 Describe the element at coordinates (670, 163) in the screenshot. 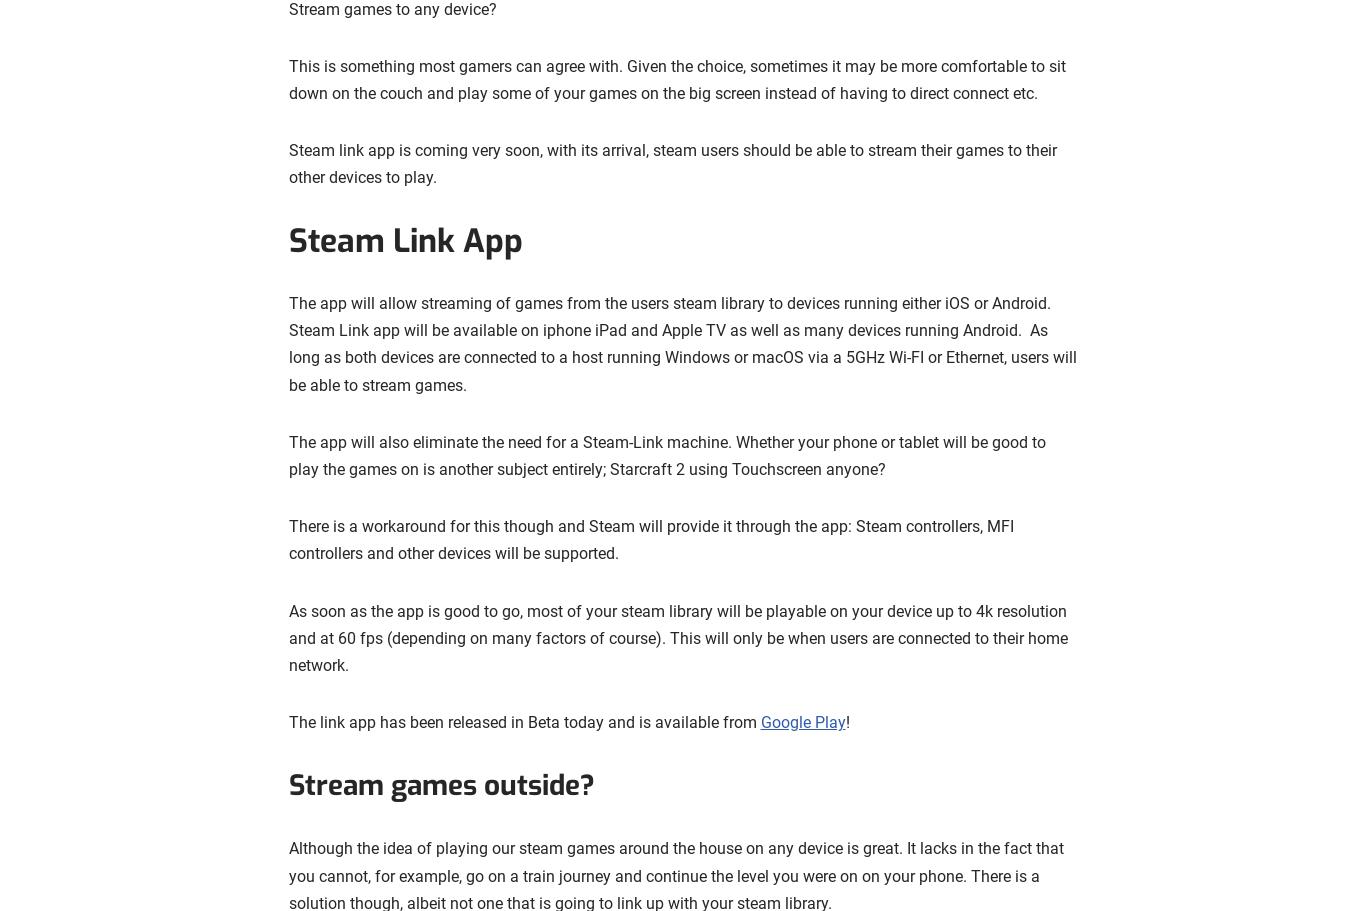

I see `'Steam link app is coming very soon, with its arrival, steam users should be able to stream their games to their other devices to play.'` at that location.